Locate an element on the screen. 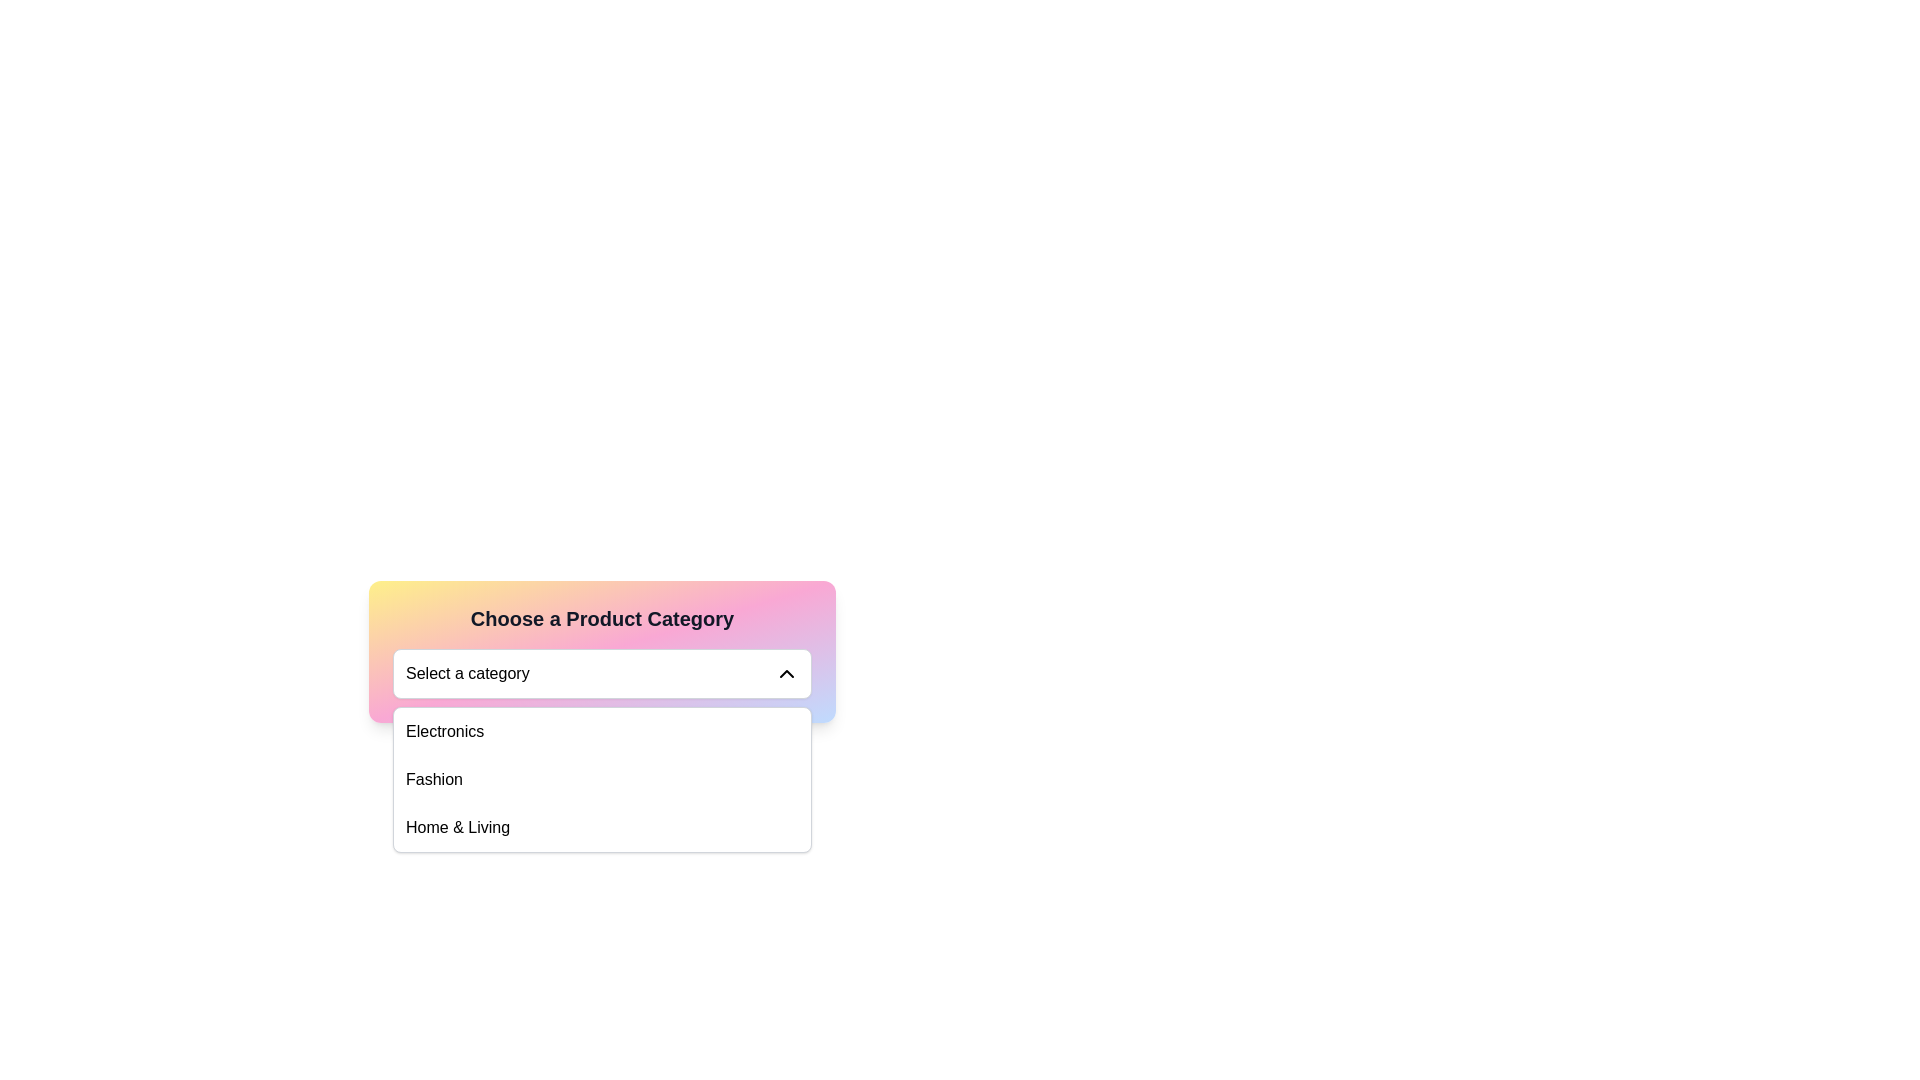  the dropdown menu labeled 'Select a category' to choose an option from the list including 'Electronics', 'Fashion', and 'Home & Living' is located at coordinates (601, 778).